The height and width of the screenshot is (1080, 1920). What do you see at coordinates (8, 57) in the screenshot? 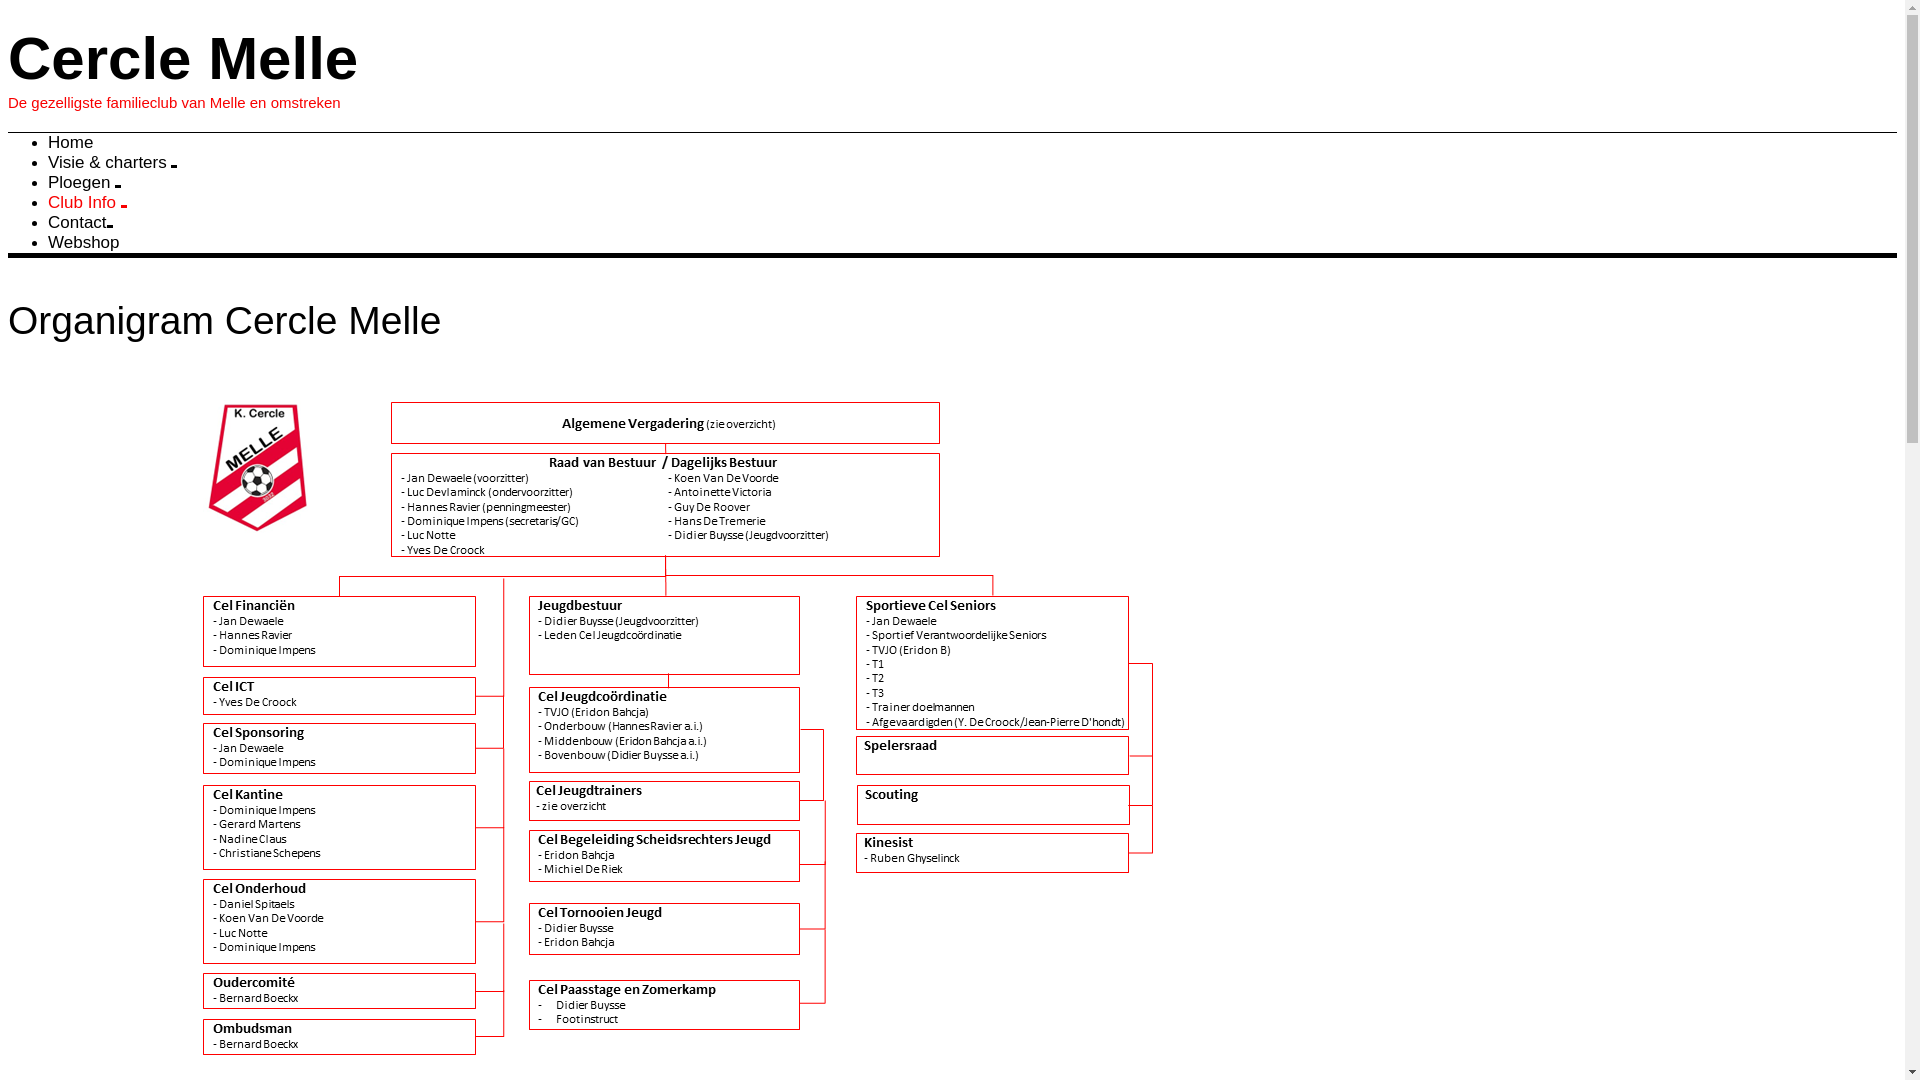
I see `'Cercle Melle'` at bounding box center [8, 57].